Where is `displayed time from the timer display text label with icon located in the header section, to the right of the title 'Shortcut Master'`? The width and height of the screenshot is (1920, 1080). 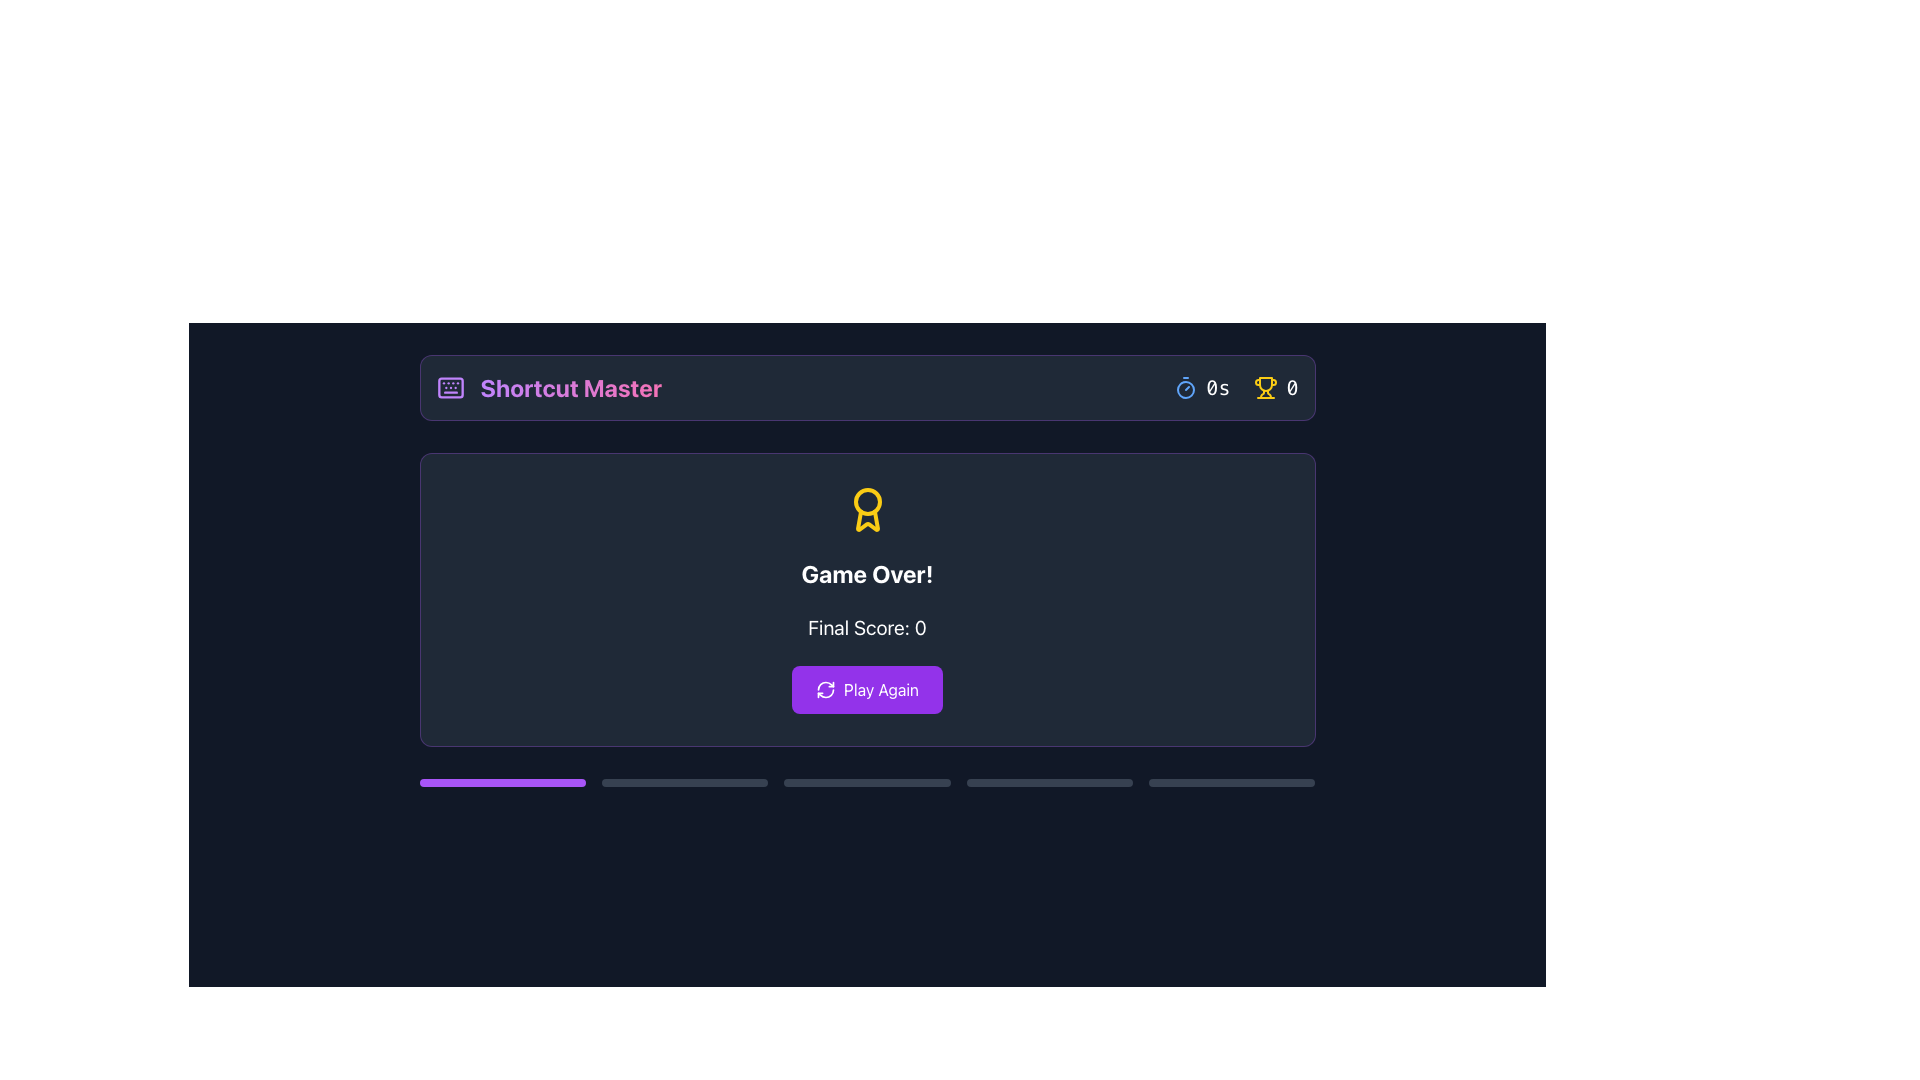 displayed time from the timer display text label with icon located in the header section, to the right of the title 'Shortcut Master' is located at coordinates (1201, 388).